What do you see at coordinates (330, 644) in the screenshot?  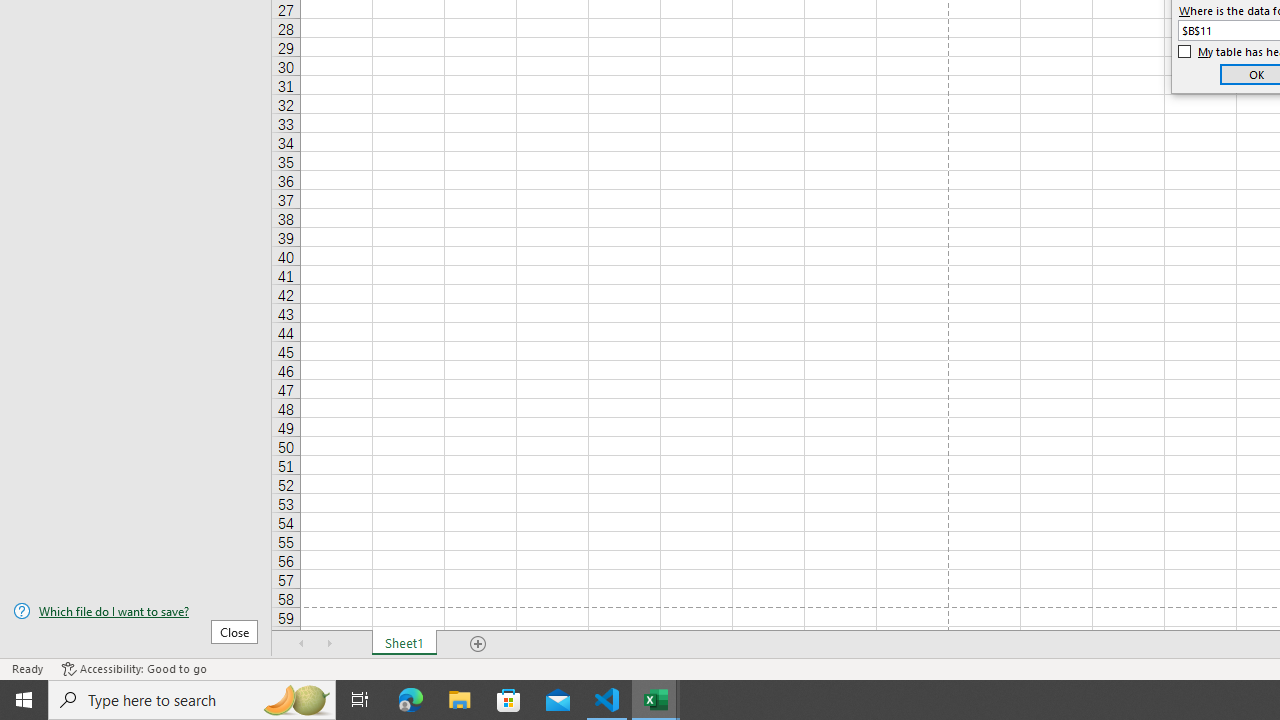 I see `'Scroll Right'` at bounding box center [330, 644].